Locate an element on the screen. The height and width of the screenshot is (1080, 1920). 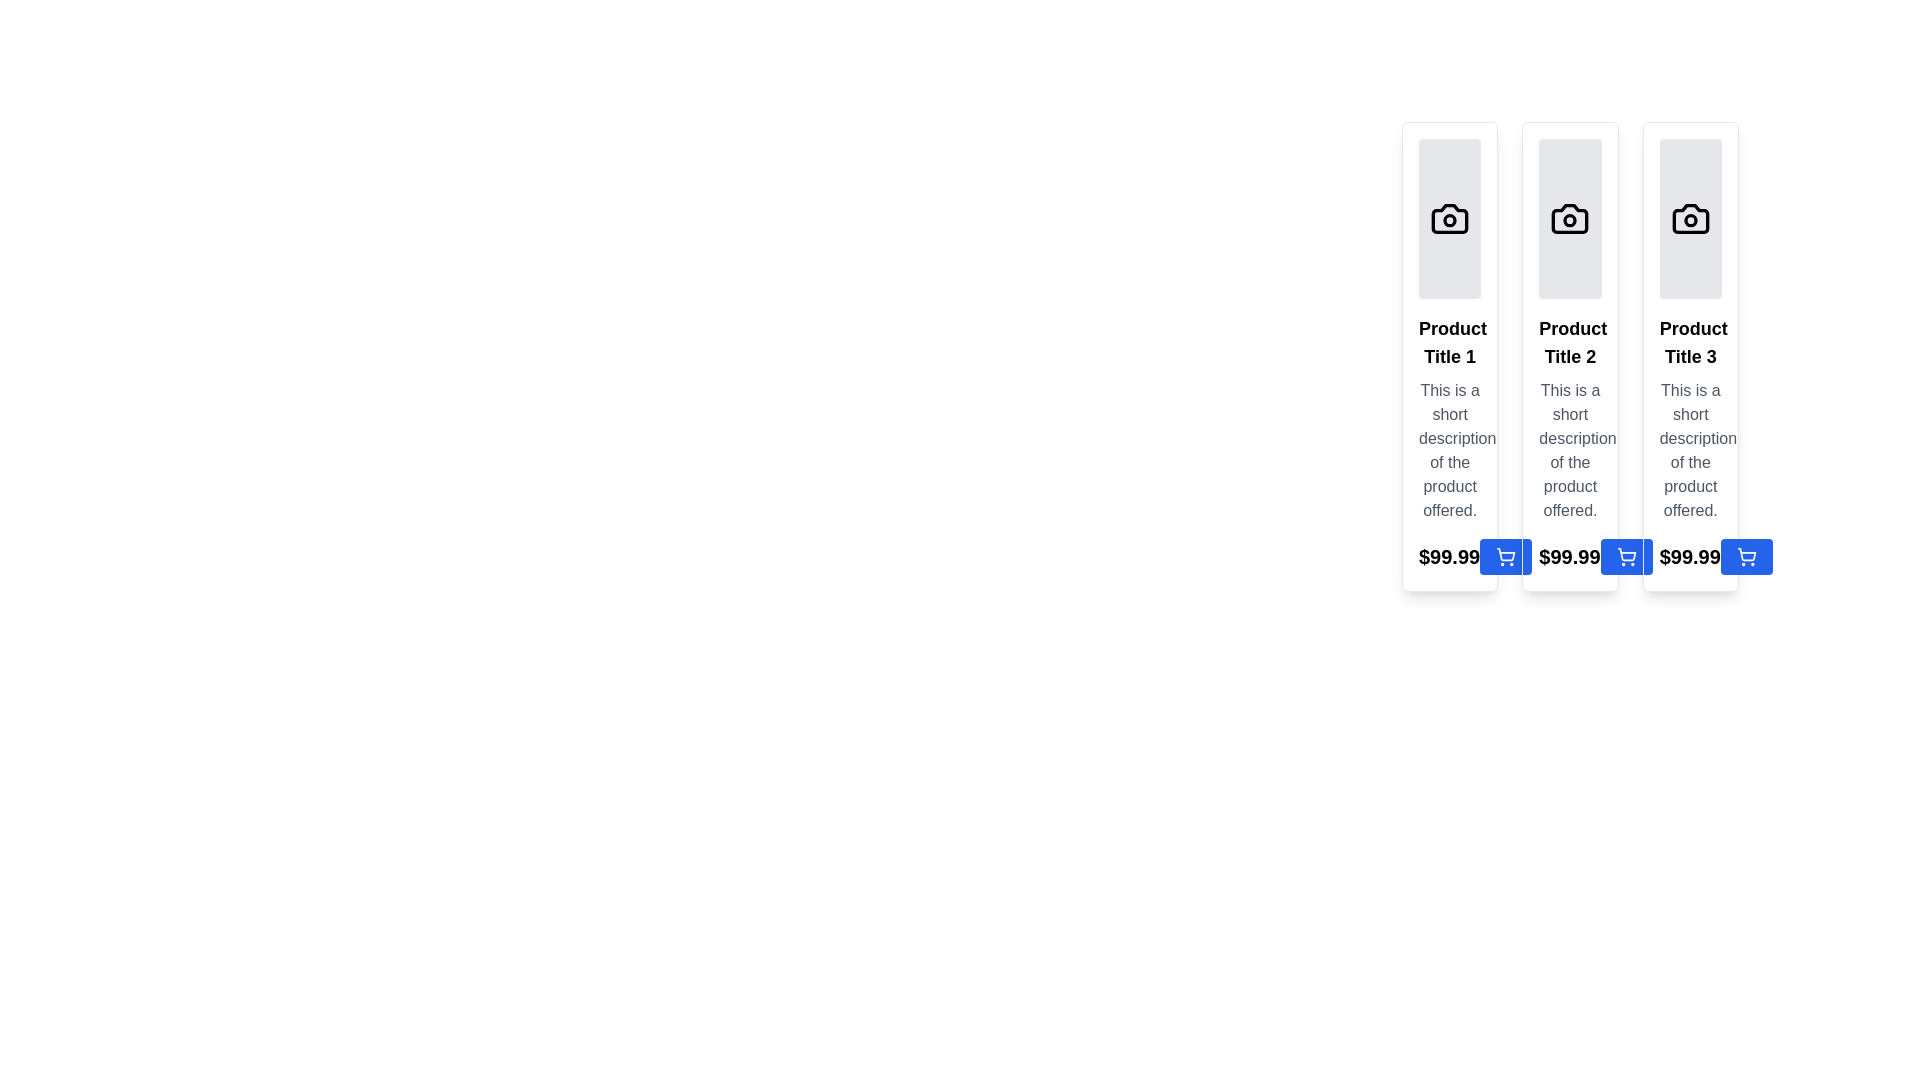
the informational text element that provides a brief description of the product listed in the card, located between 'Product Title 3' and the '$99.99' price is located at coordinates (1689, 451).